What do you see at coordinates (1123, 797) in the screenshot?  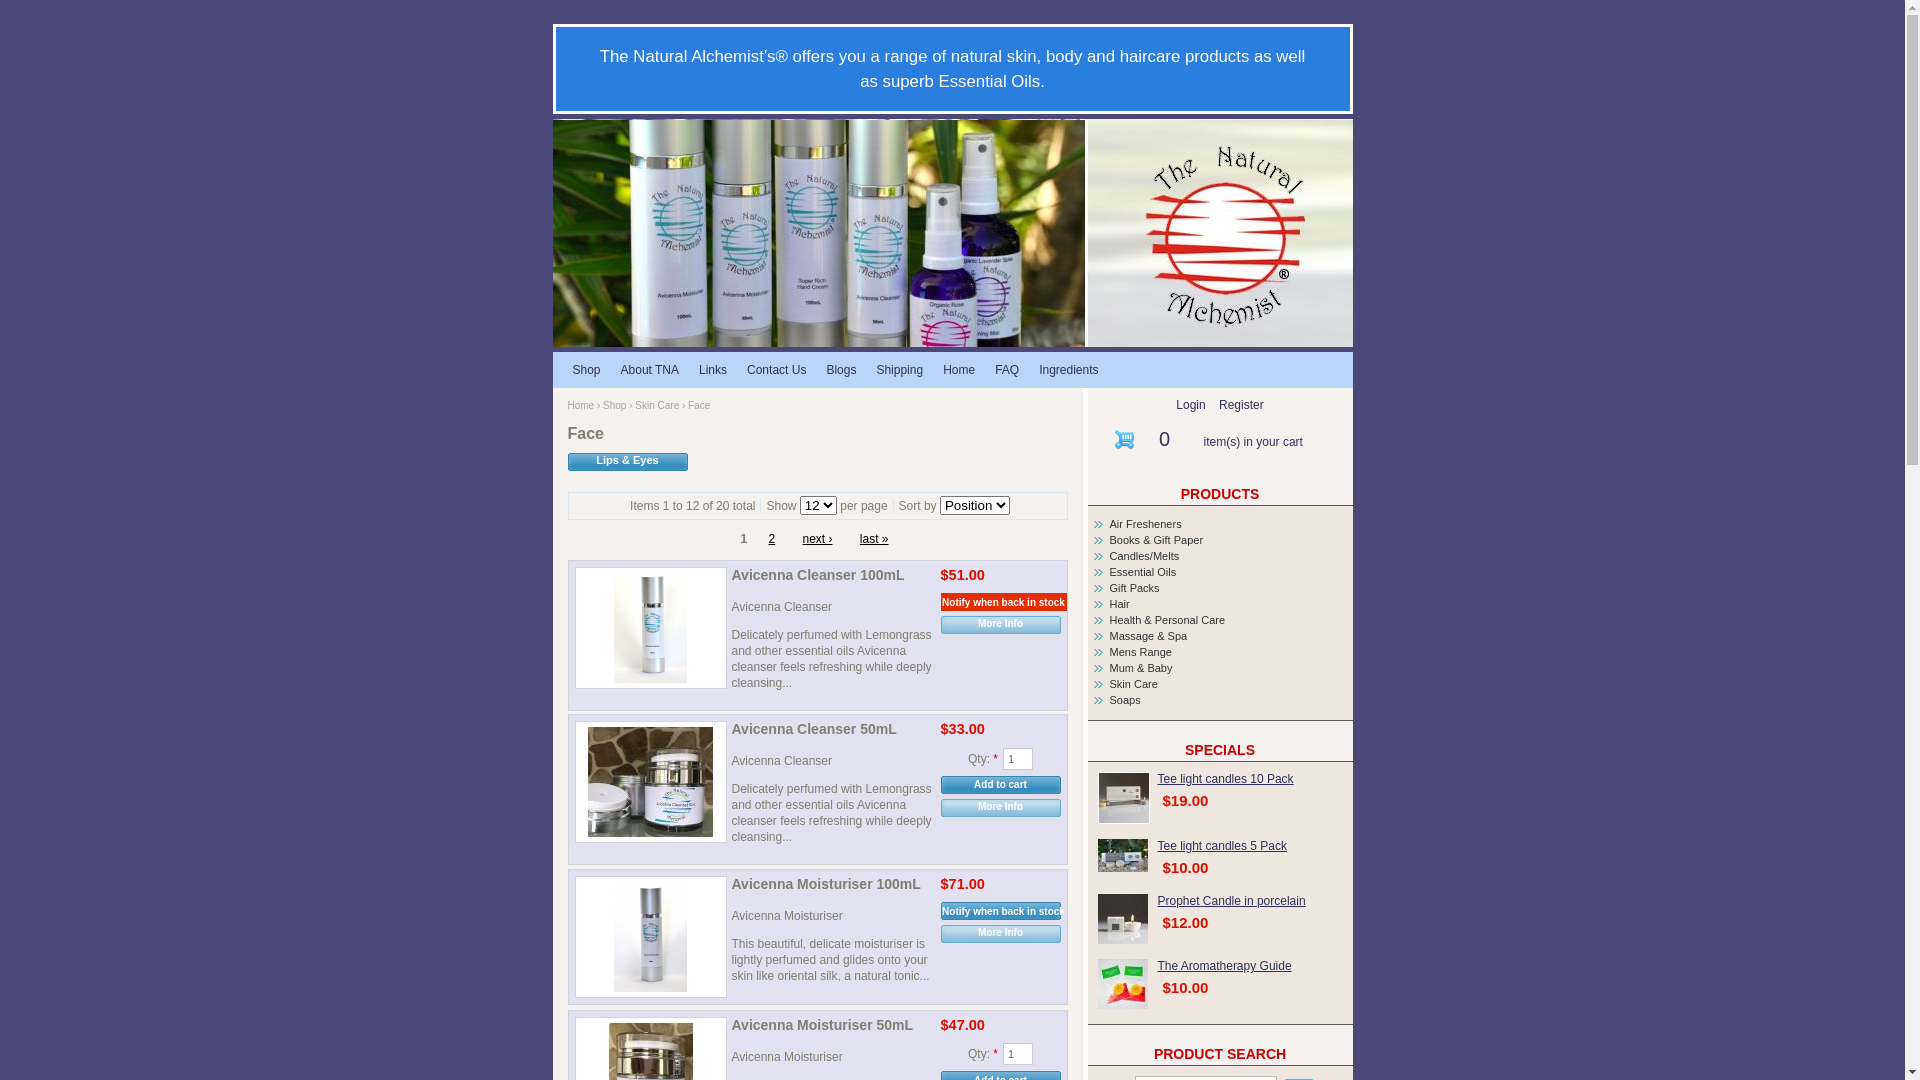 I see `'Tee light candles 10 Pack'` at bounding box center [1123, 797].